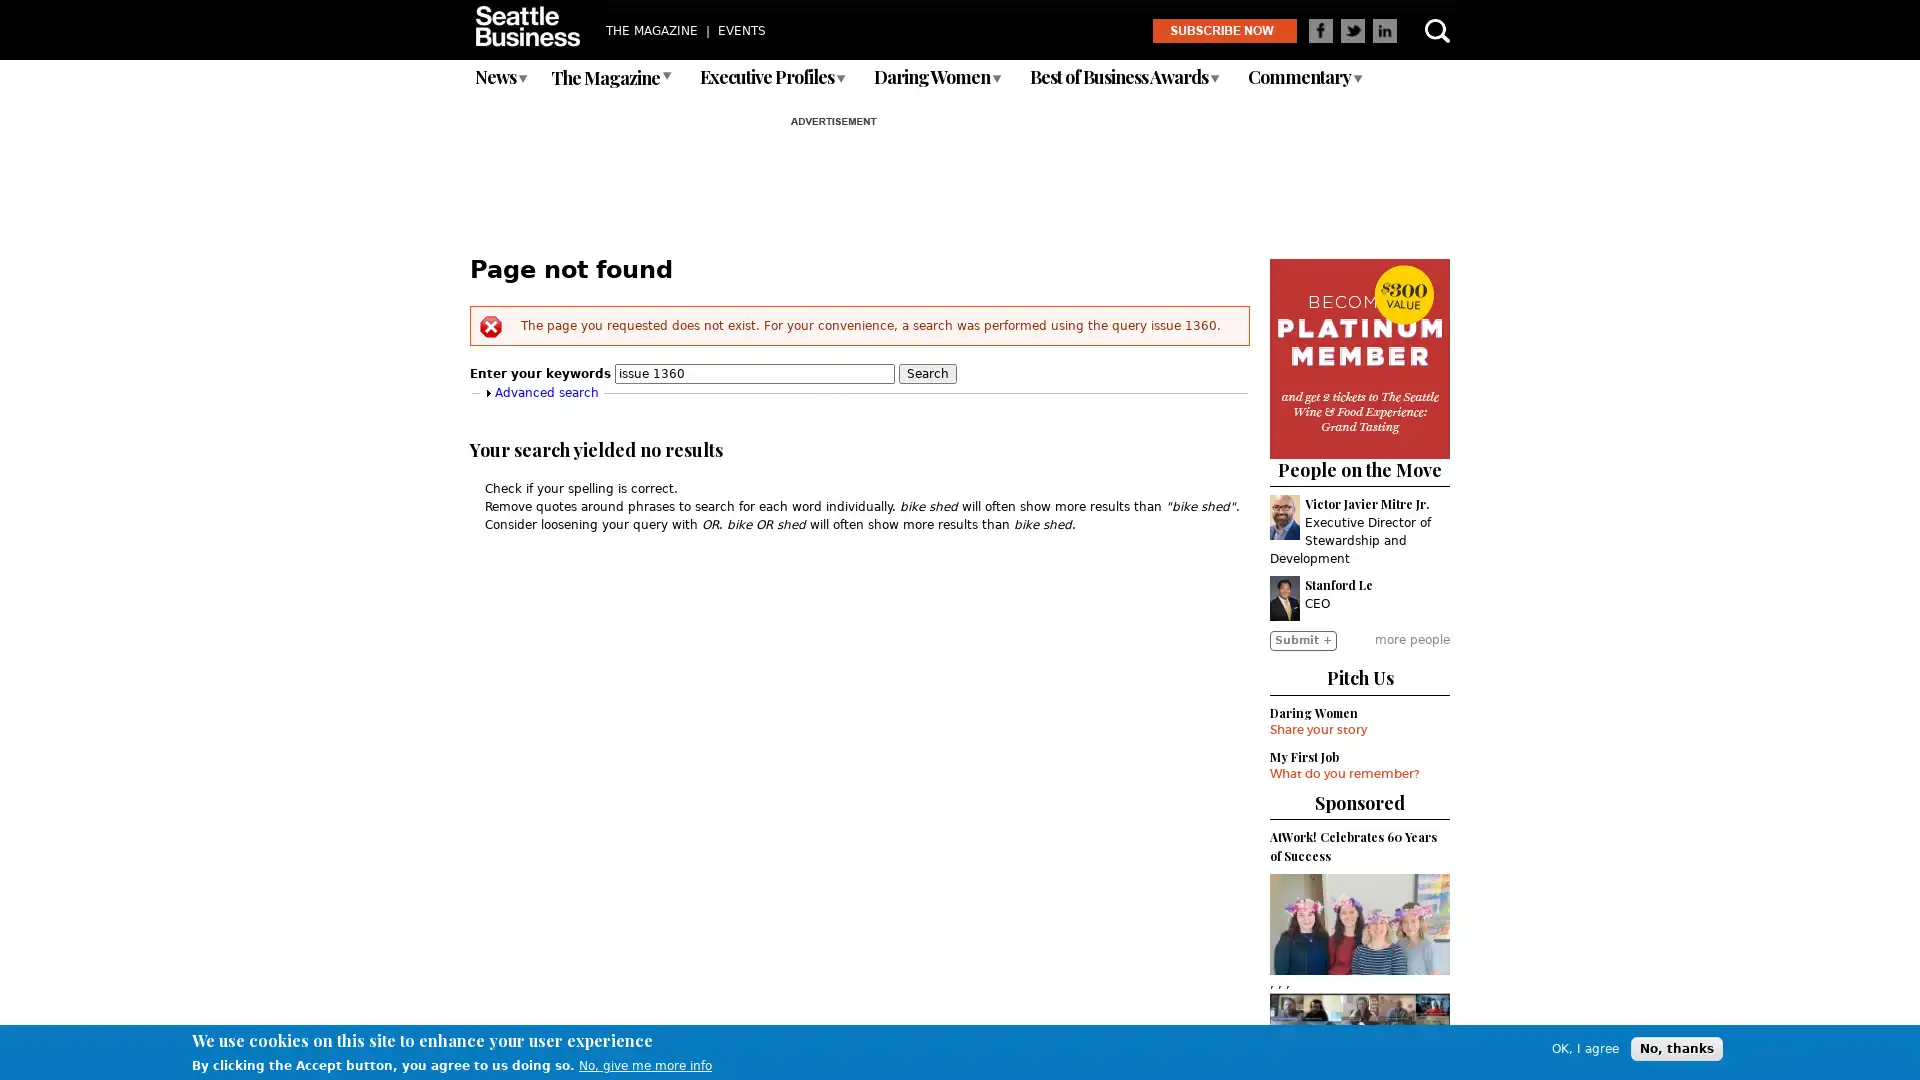 The width and height of the screenshot is (1920, 1080). I want to click on OK, I agree, so click(1584, 1047).